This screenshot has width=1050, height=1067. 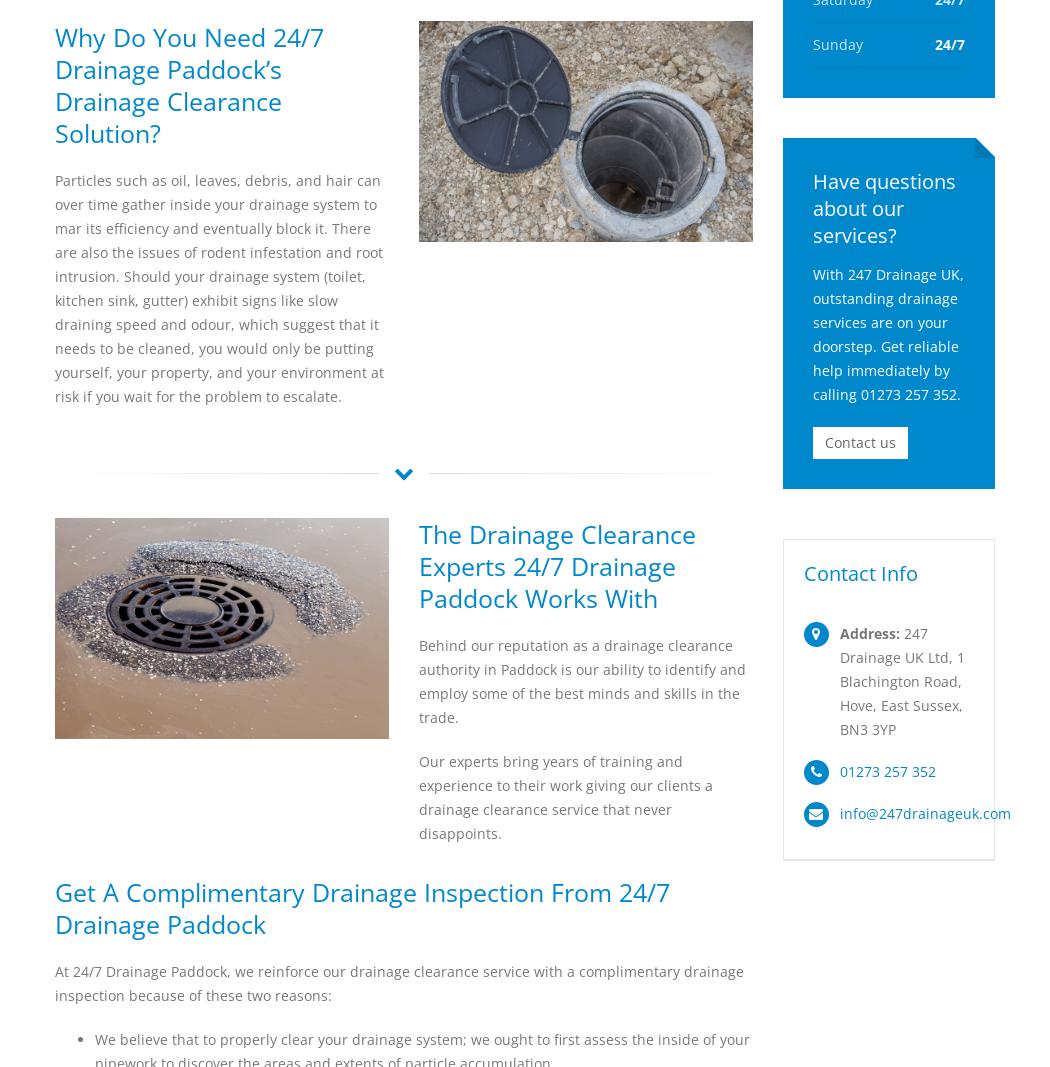 What do you see at coordinates (859, 573) in the screenshot?
I see `'Contact Info'` at bounding box center [859, 573].